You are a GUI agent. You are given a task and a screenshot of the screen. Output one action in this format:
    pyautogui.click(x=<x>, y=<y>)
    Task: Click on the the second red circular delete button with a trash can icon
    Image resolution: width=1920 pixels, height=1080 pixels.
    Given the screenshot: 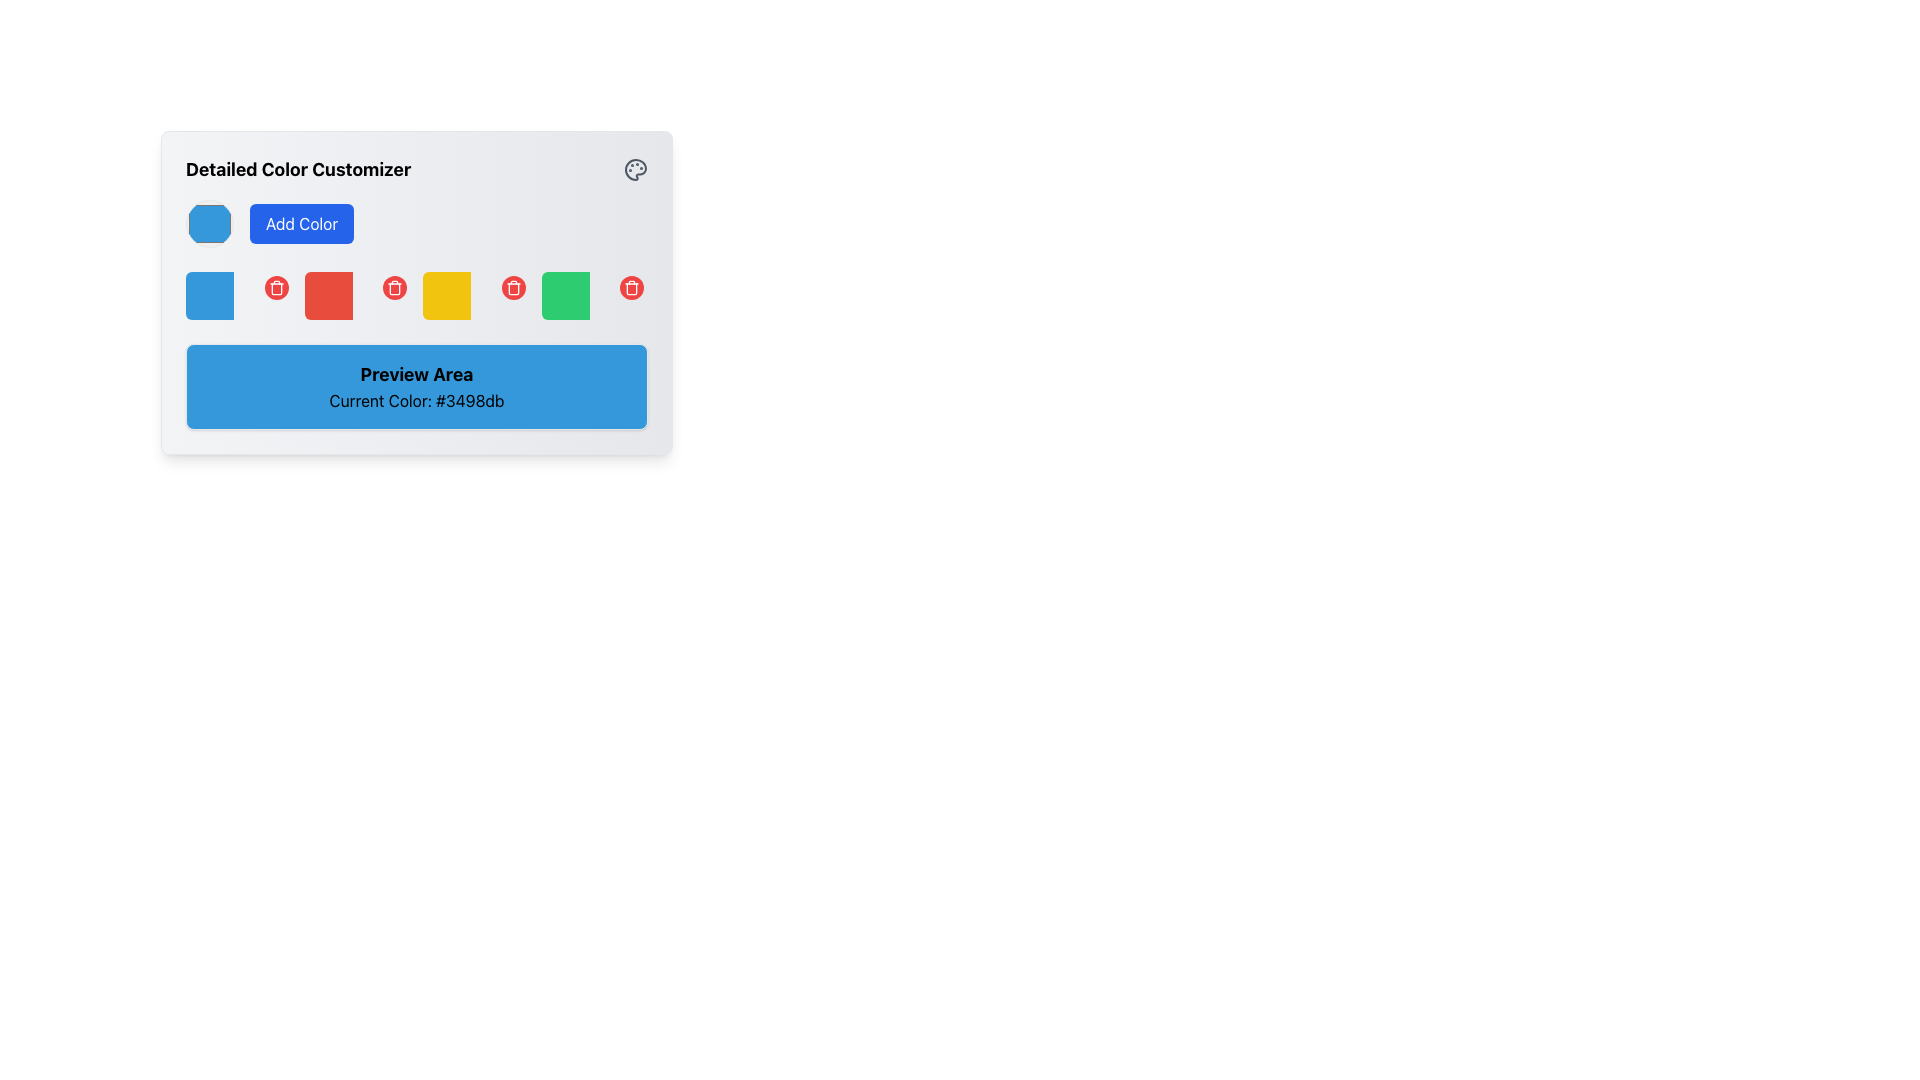 What is the action you would take?
    pyautogui.click(x=275, y=288)
    